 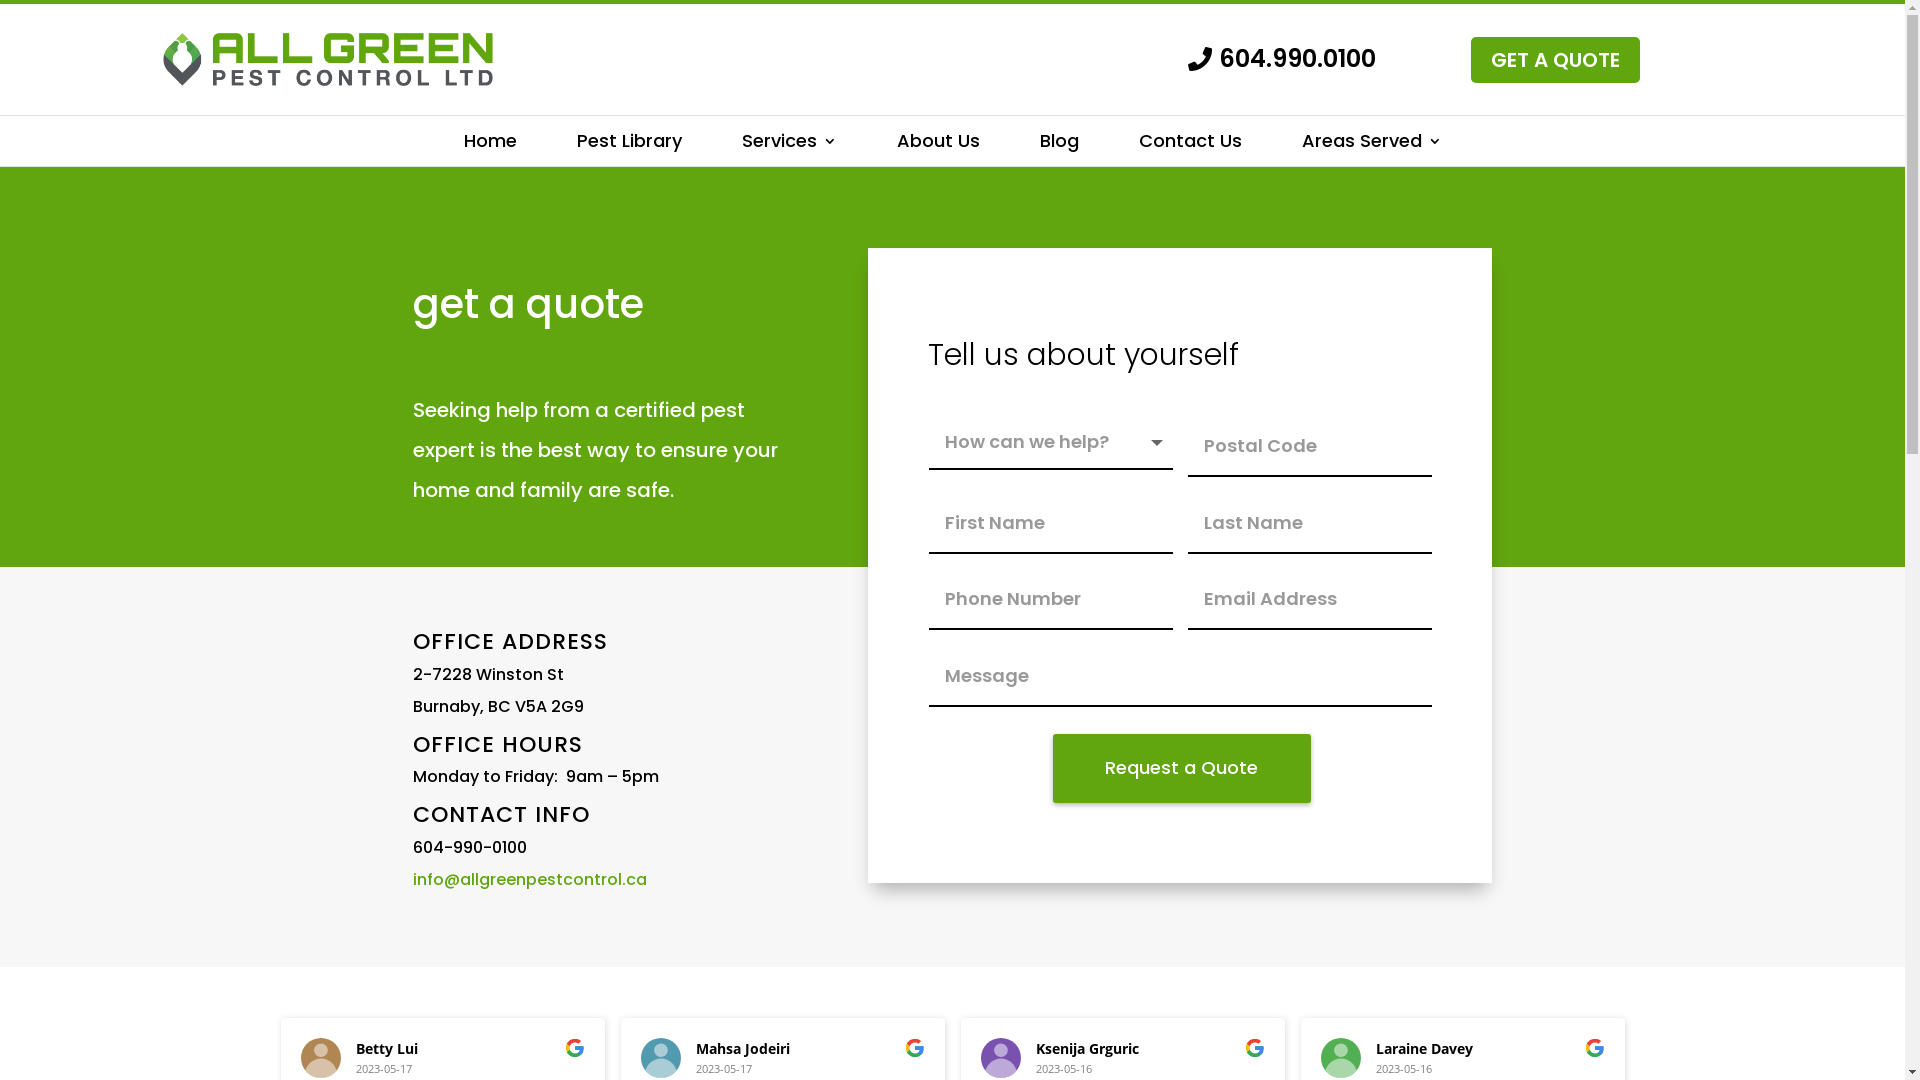 What do you see at coordinates (627, 144) in the screenshot?
I see `'Pest Library'` at bounding box center [627, 144].